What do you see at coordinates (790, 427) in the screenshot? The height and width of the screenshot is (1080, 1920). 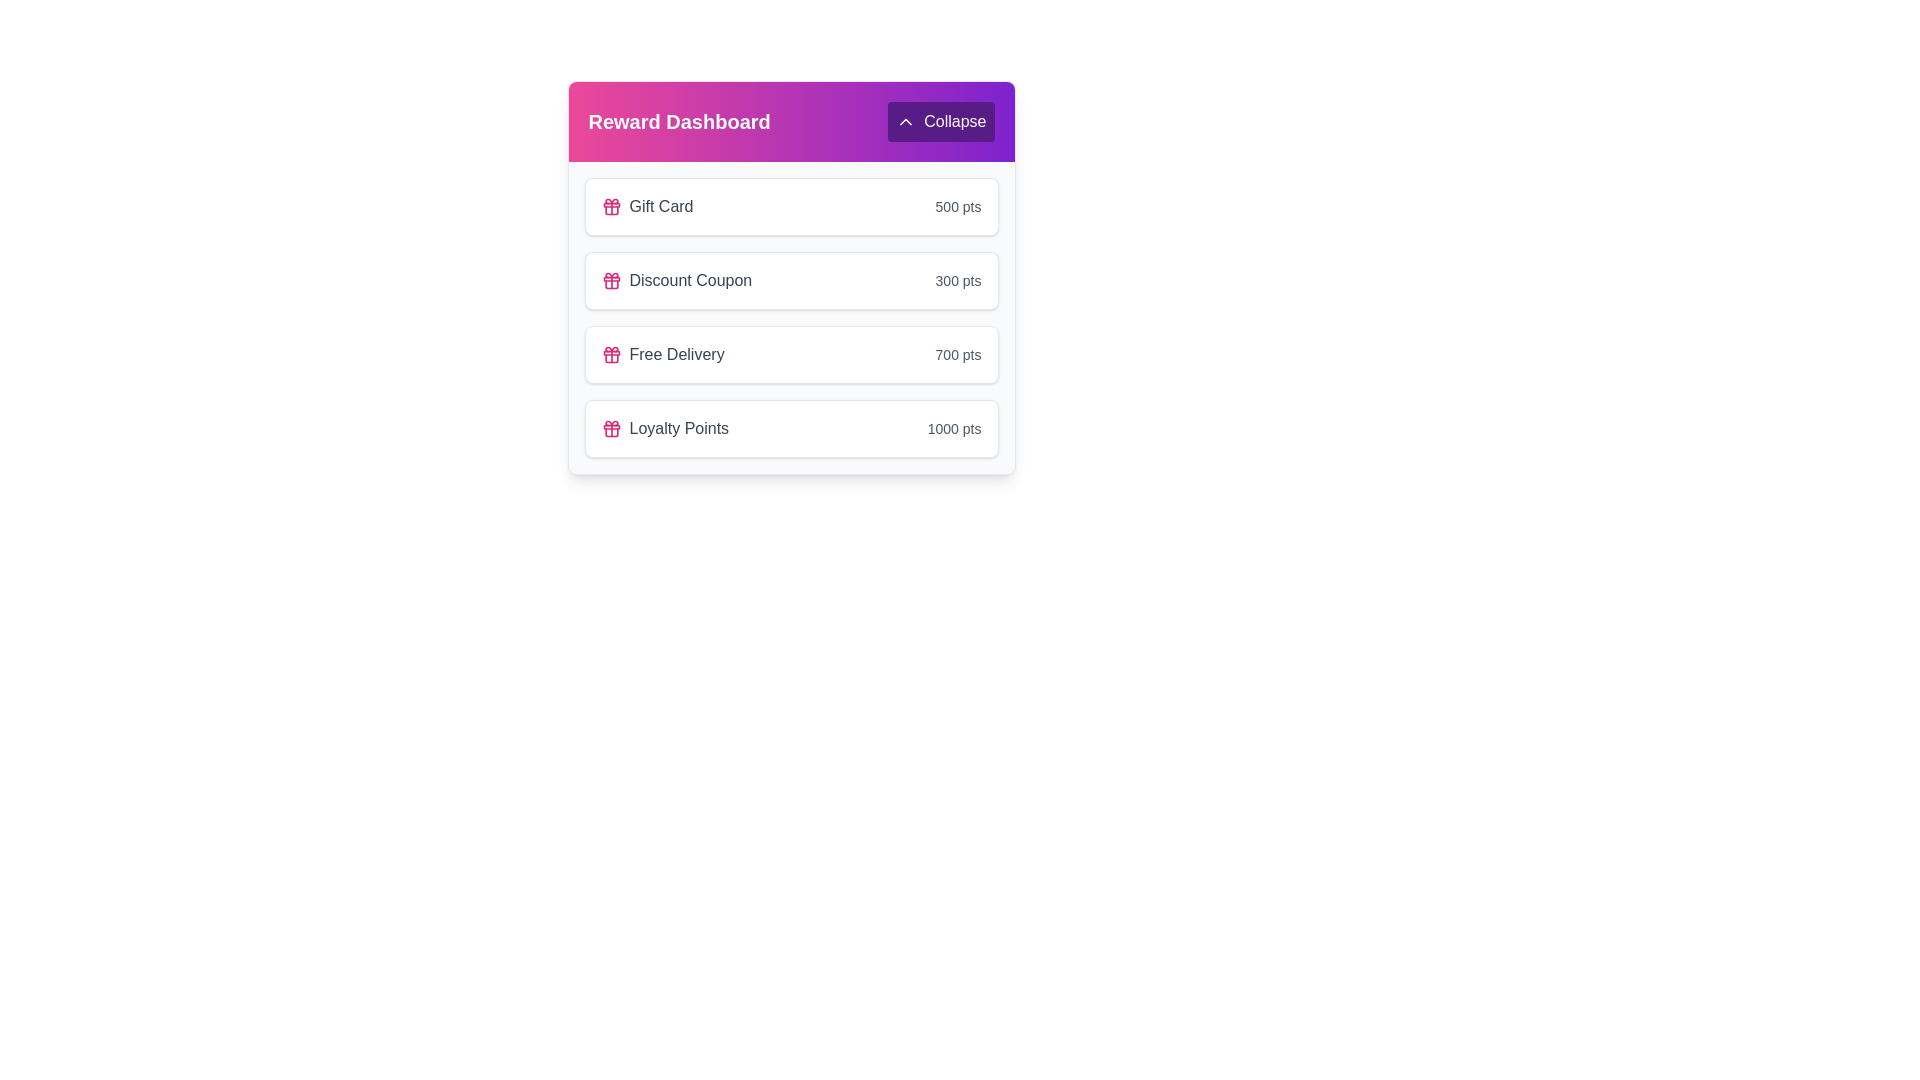 I see `information displayed on the loyalty points balance card, which is the fourth item in the Reward Dashboard section` at bounding box center [790, 427].